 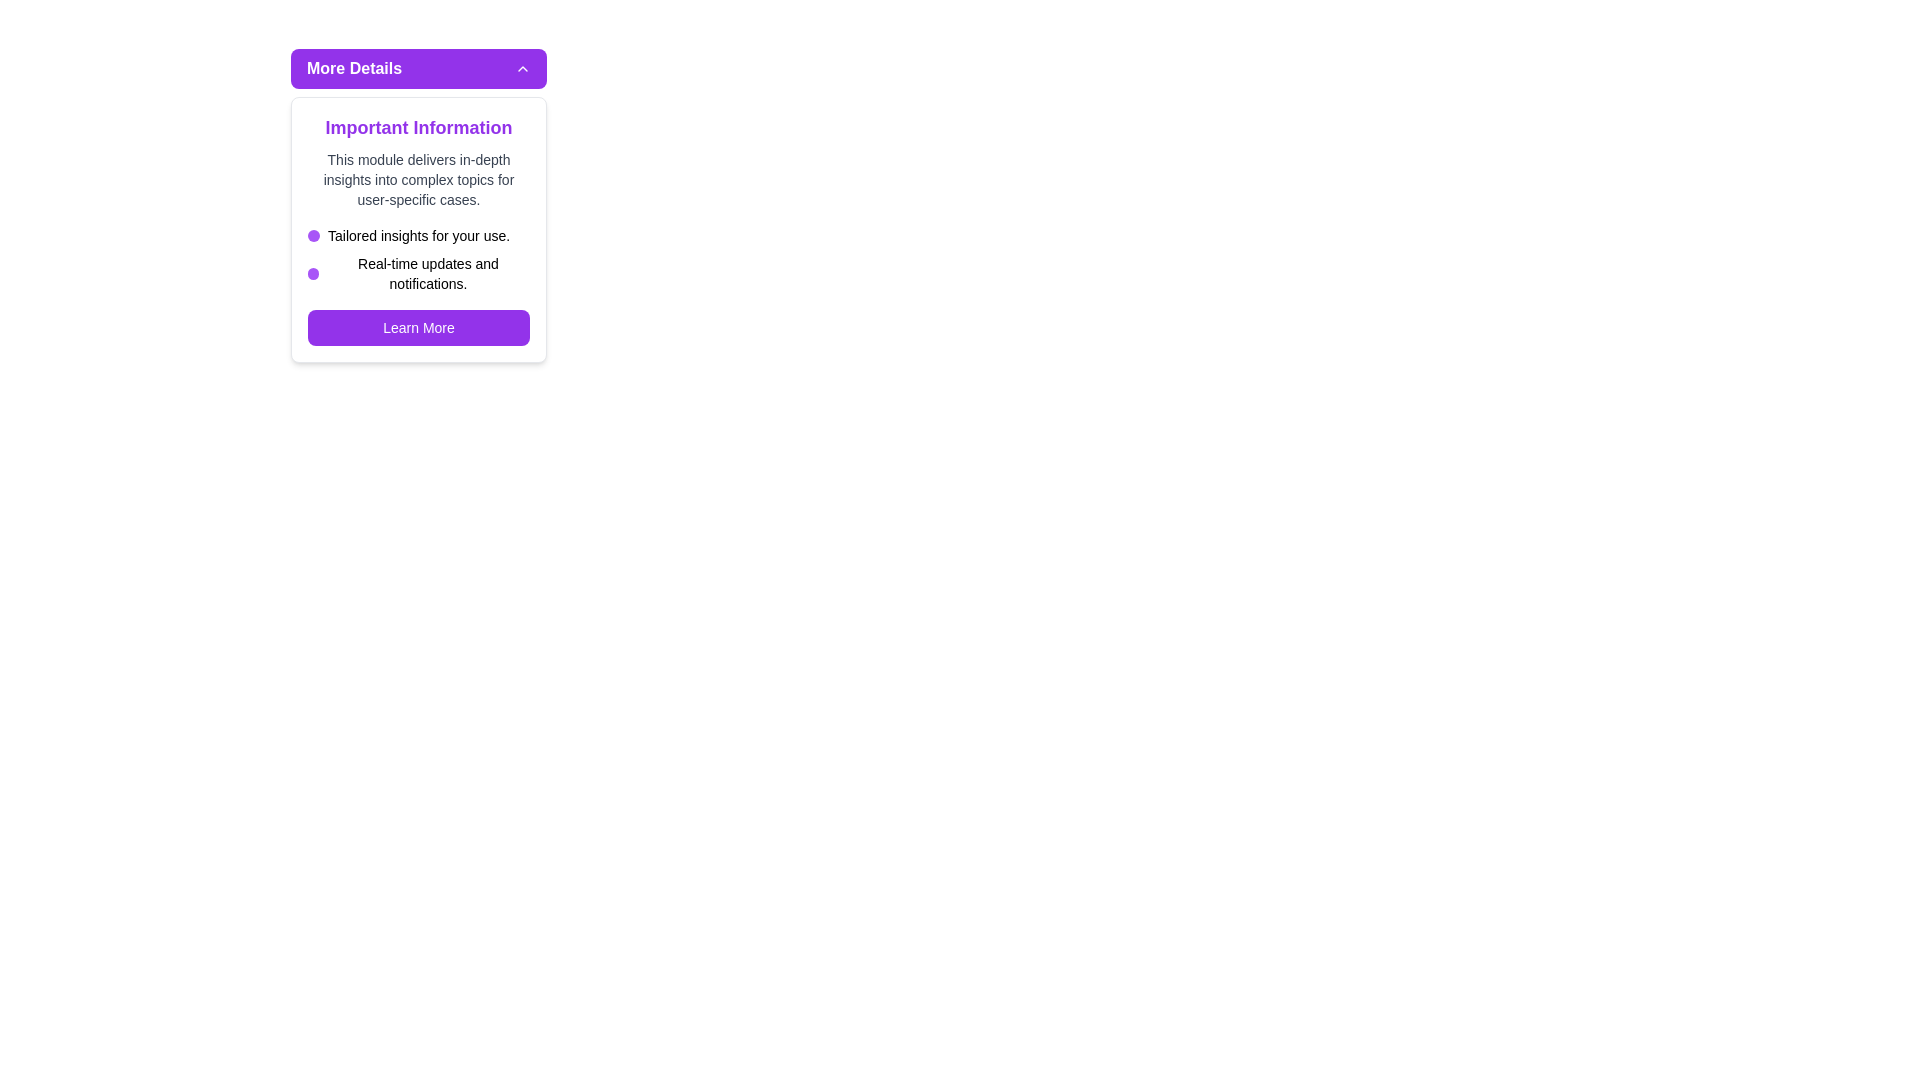 I want to click on the small purple circular visual indicator (dot) located to the left of the text 'Tailored insights for your use.', so click(x=312, y=234).